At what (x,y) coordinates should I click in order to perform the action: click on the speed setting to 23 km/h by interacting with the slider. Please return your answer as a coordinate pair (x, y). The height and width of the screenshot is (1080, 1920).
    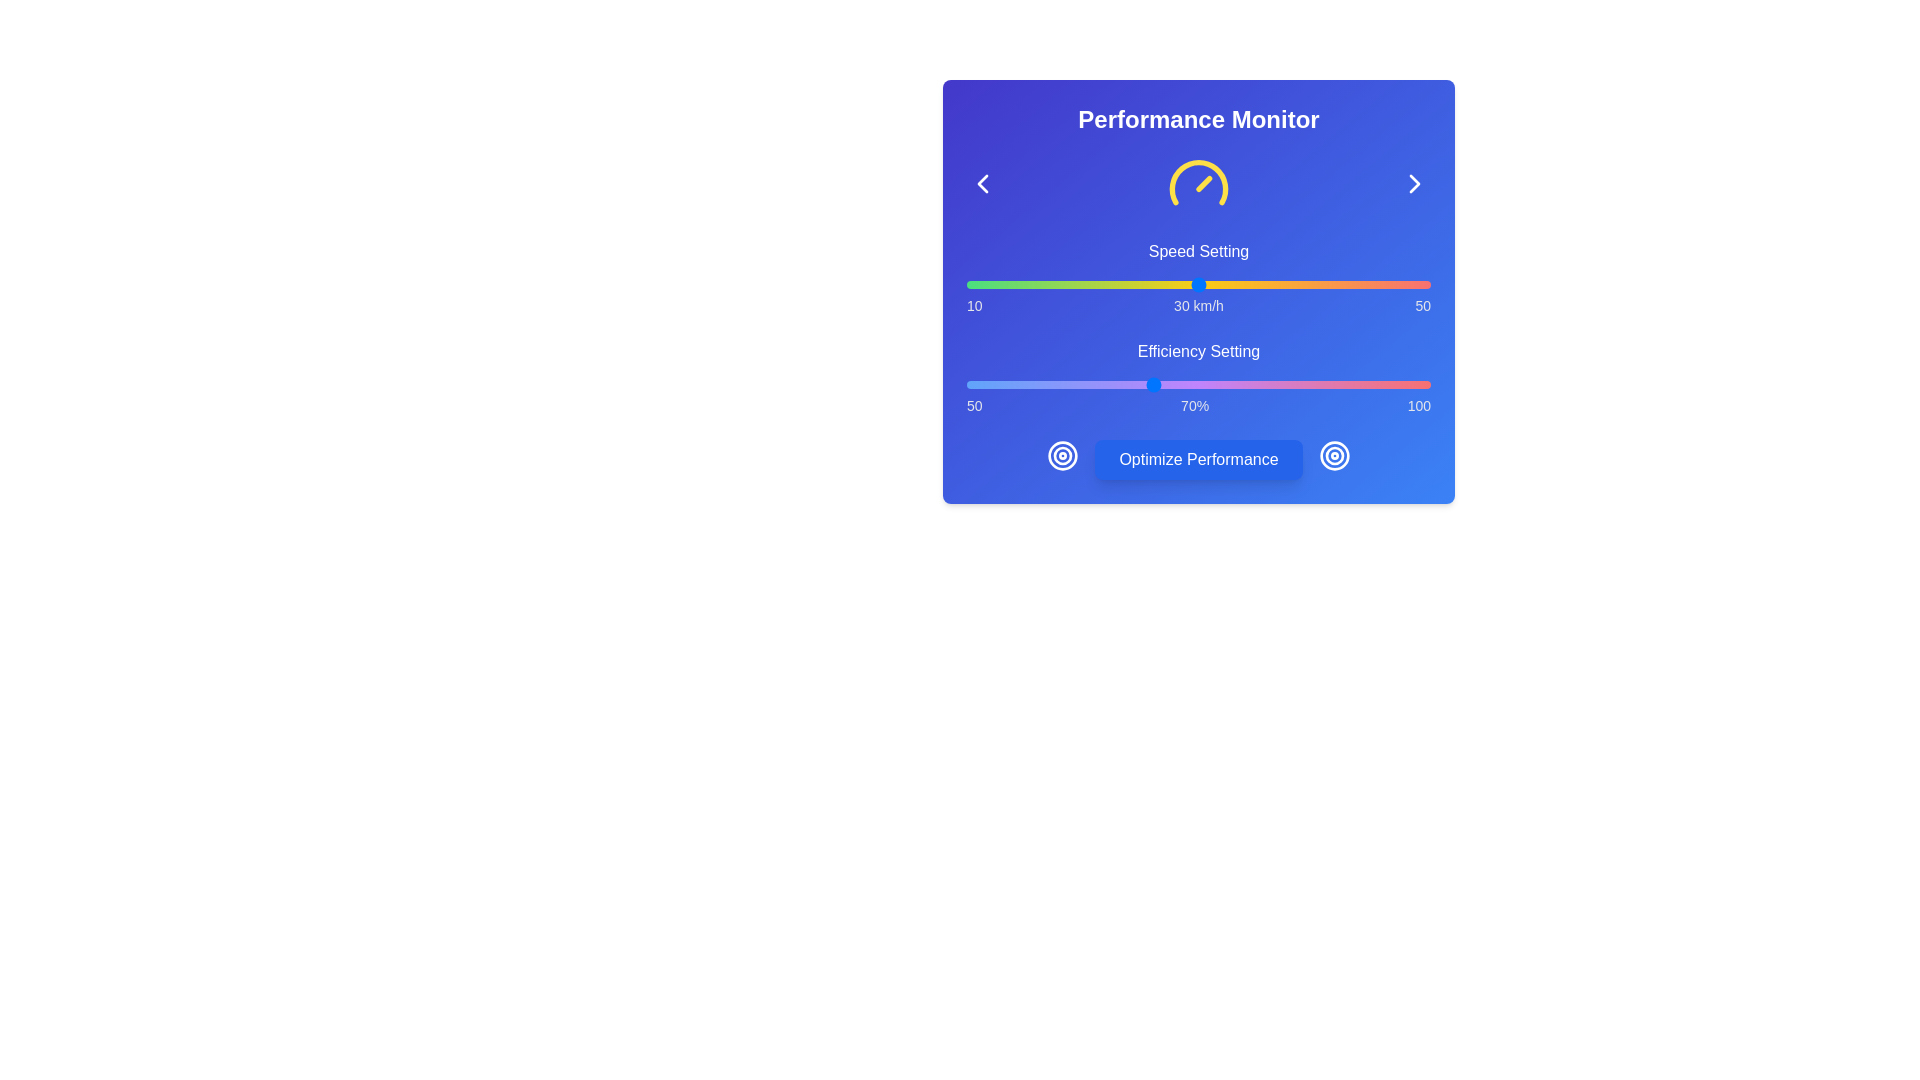
    Looking at the image, I should click on (1116, 285).